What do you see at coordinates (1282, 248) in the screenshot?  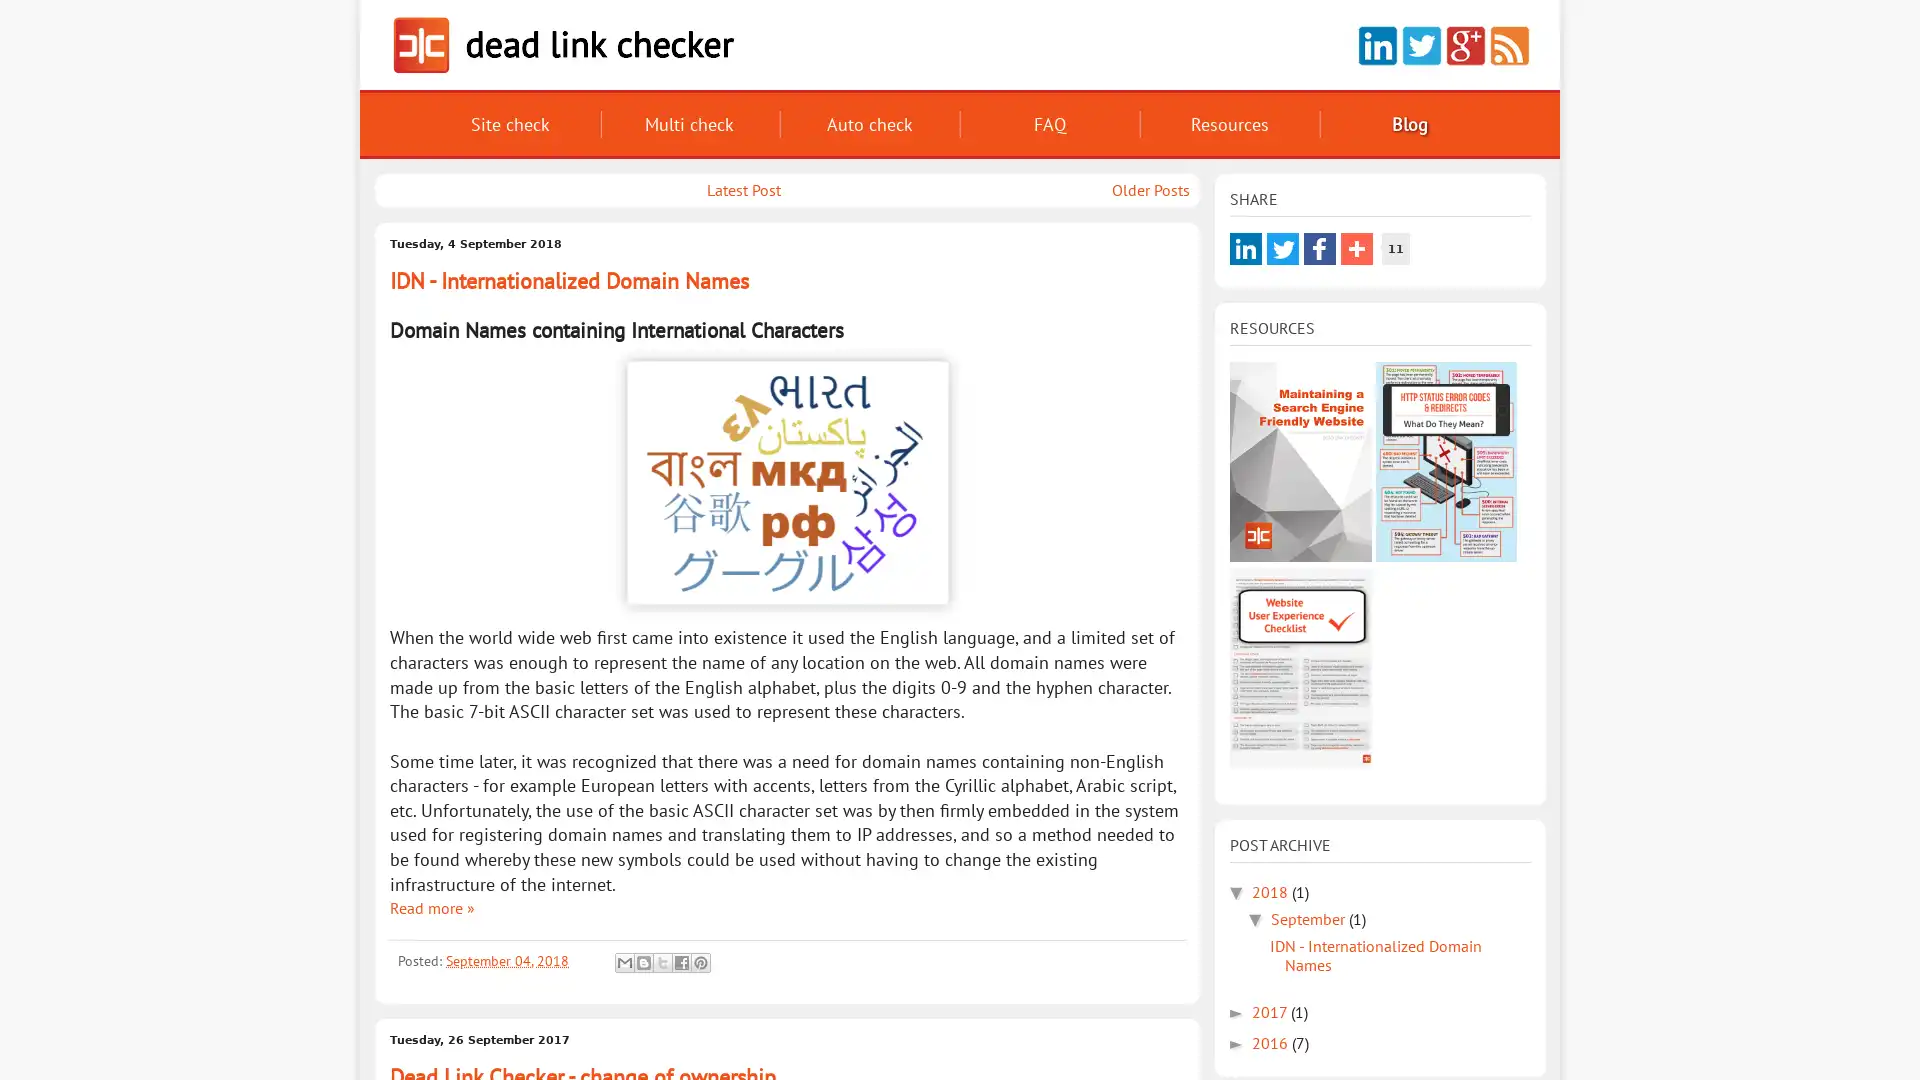 I see `Share to Twitter` at bounding box center [1282, 248].